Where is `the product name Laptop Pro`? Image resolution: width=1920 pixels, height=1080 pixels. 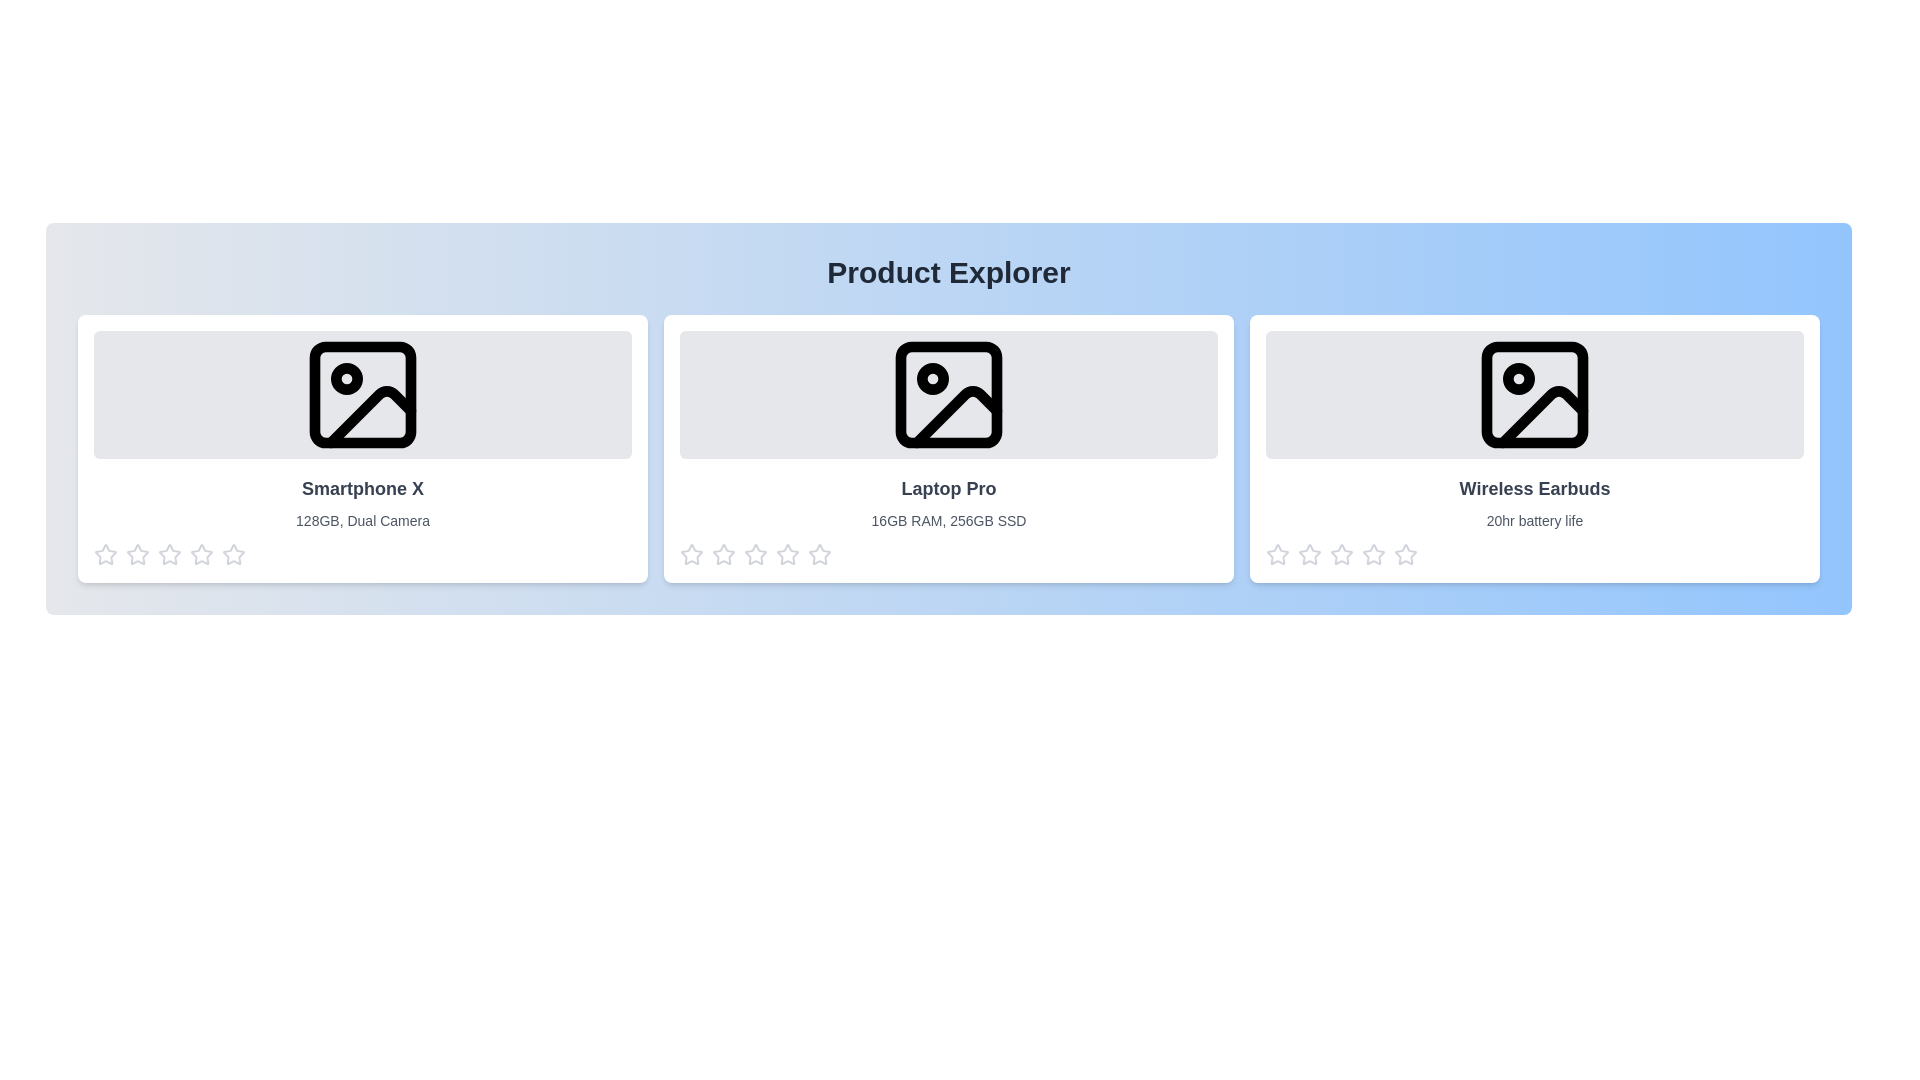
the product name Laptop Pro is located at coordinates (948, 489).